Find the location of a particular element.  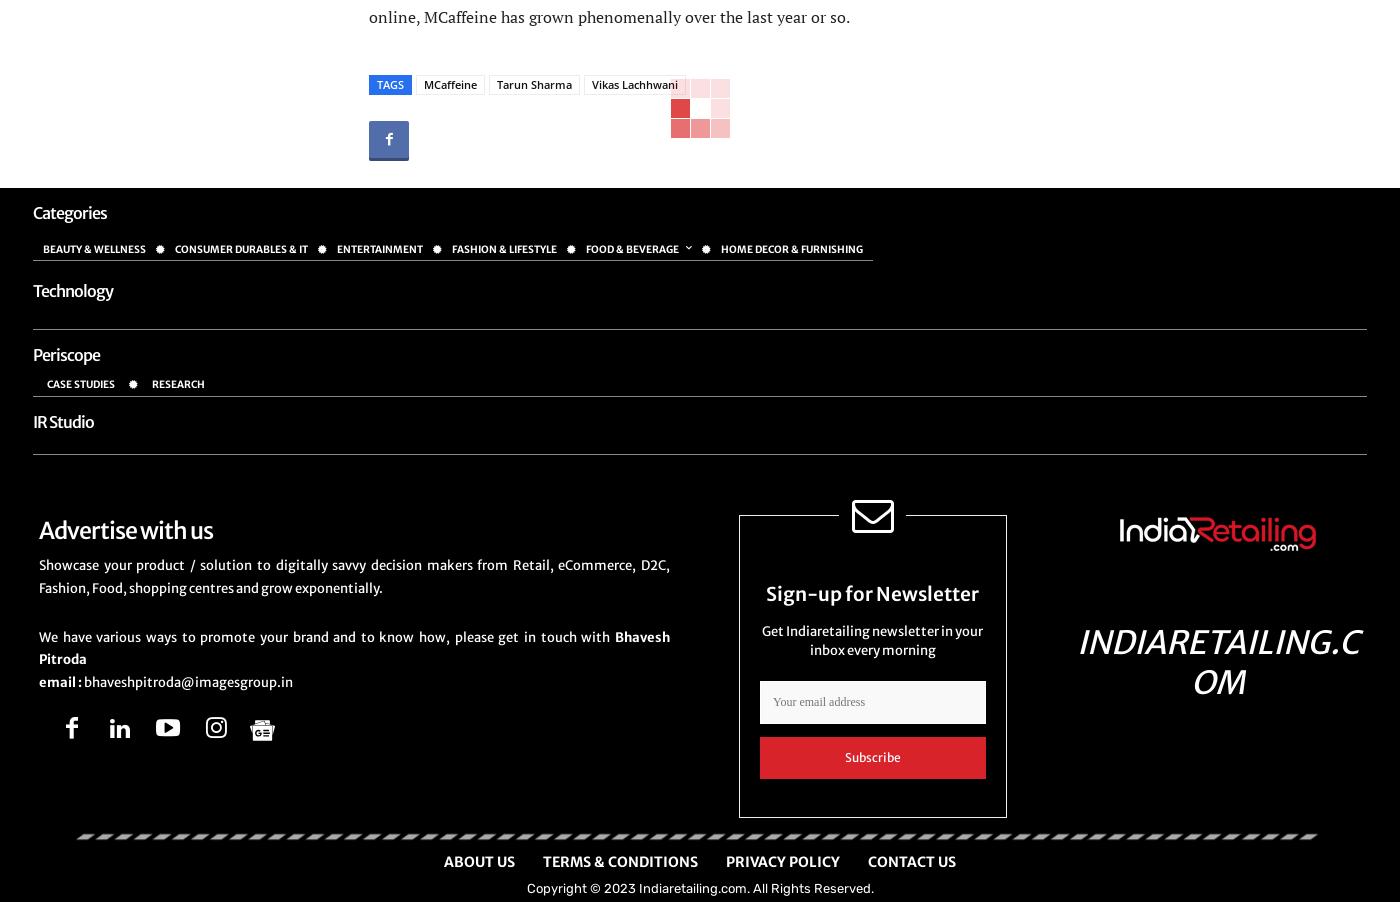

'Privacy Policy' is located at coordinates (783, 860).